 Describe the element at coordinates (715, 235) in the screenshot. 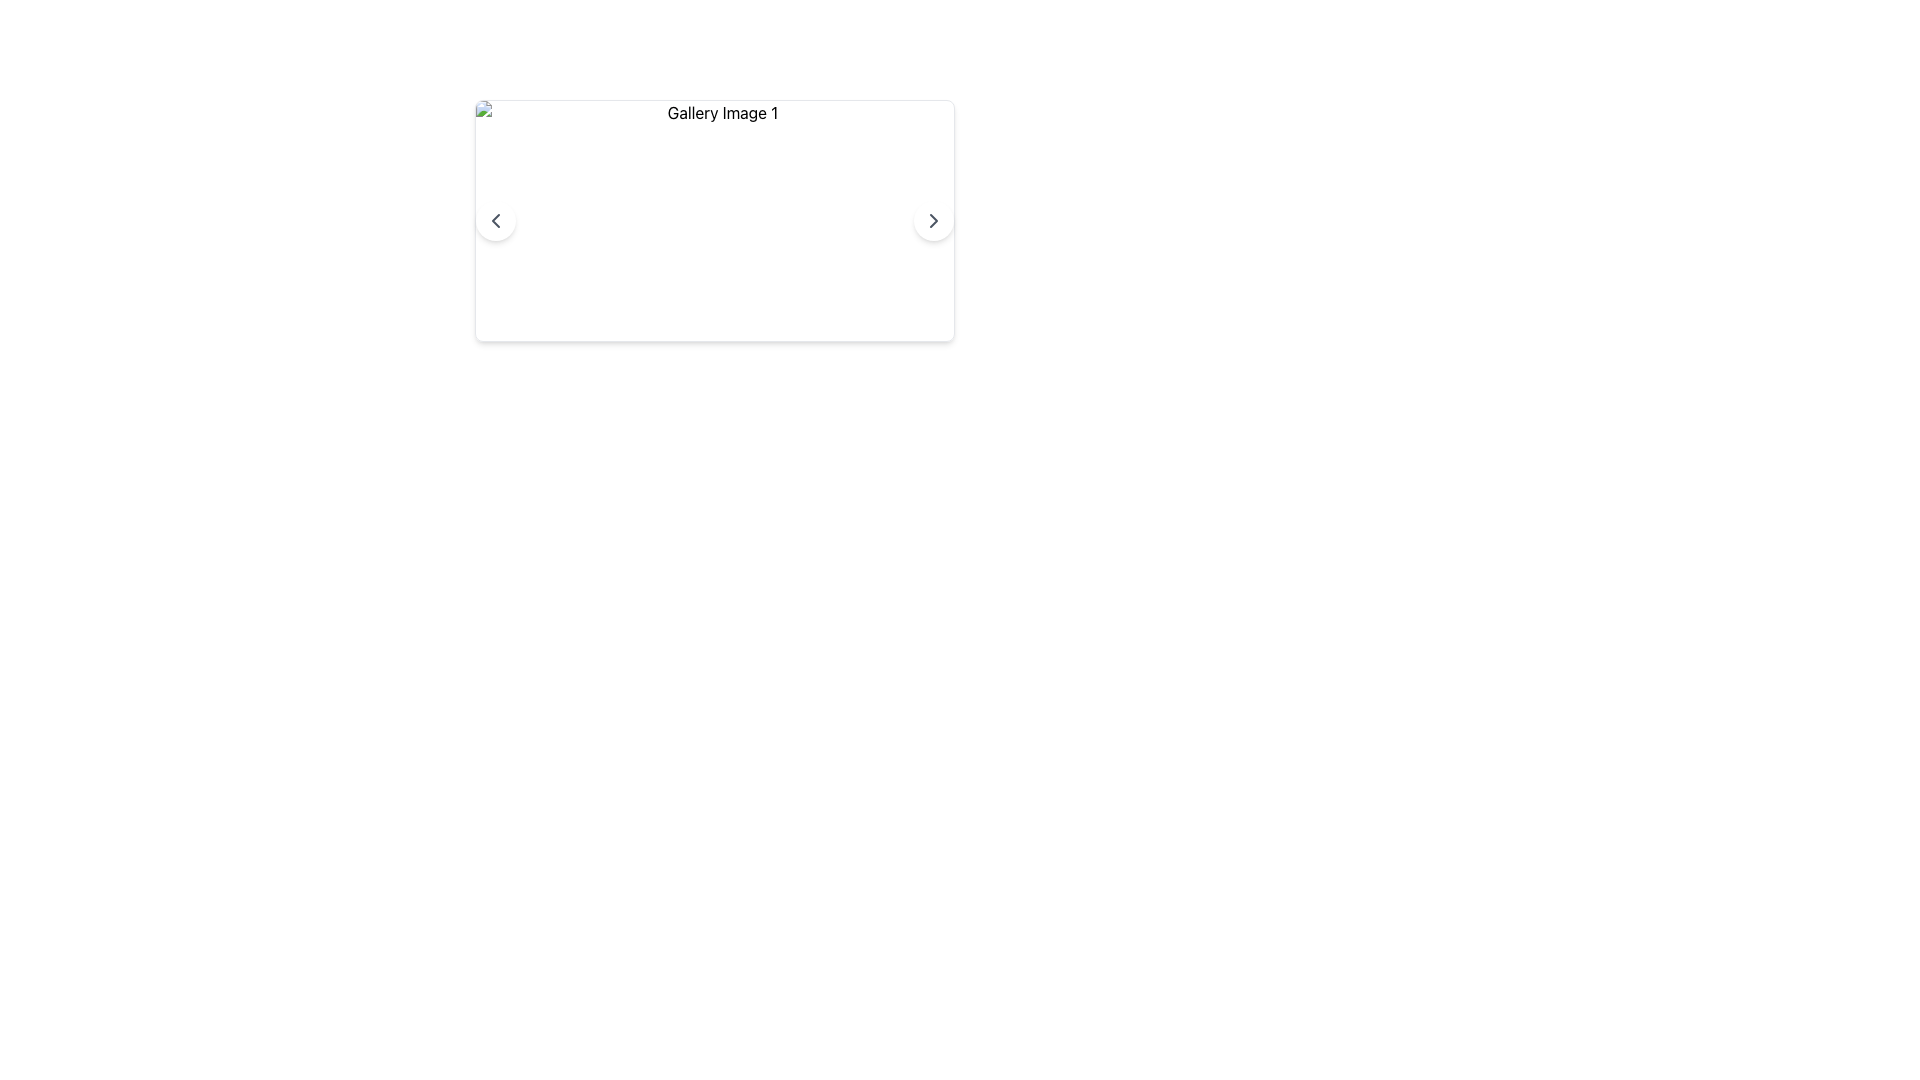

I see `the dot indicator below the Image gallery viewer to change the displayed image titled 'Gallery Image 1'` at that location.